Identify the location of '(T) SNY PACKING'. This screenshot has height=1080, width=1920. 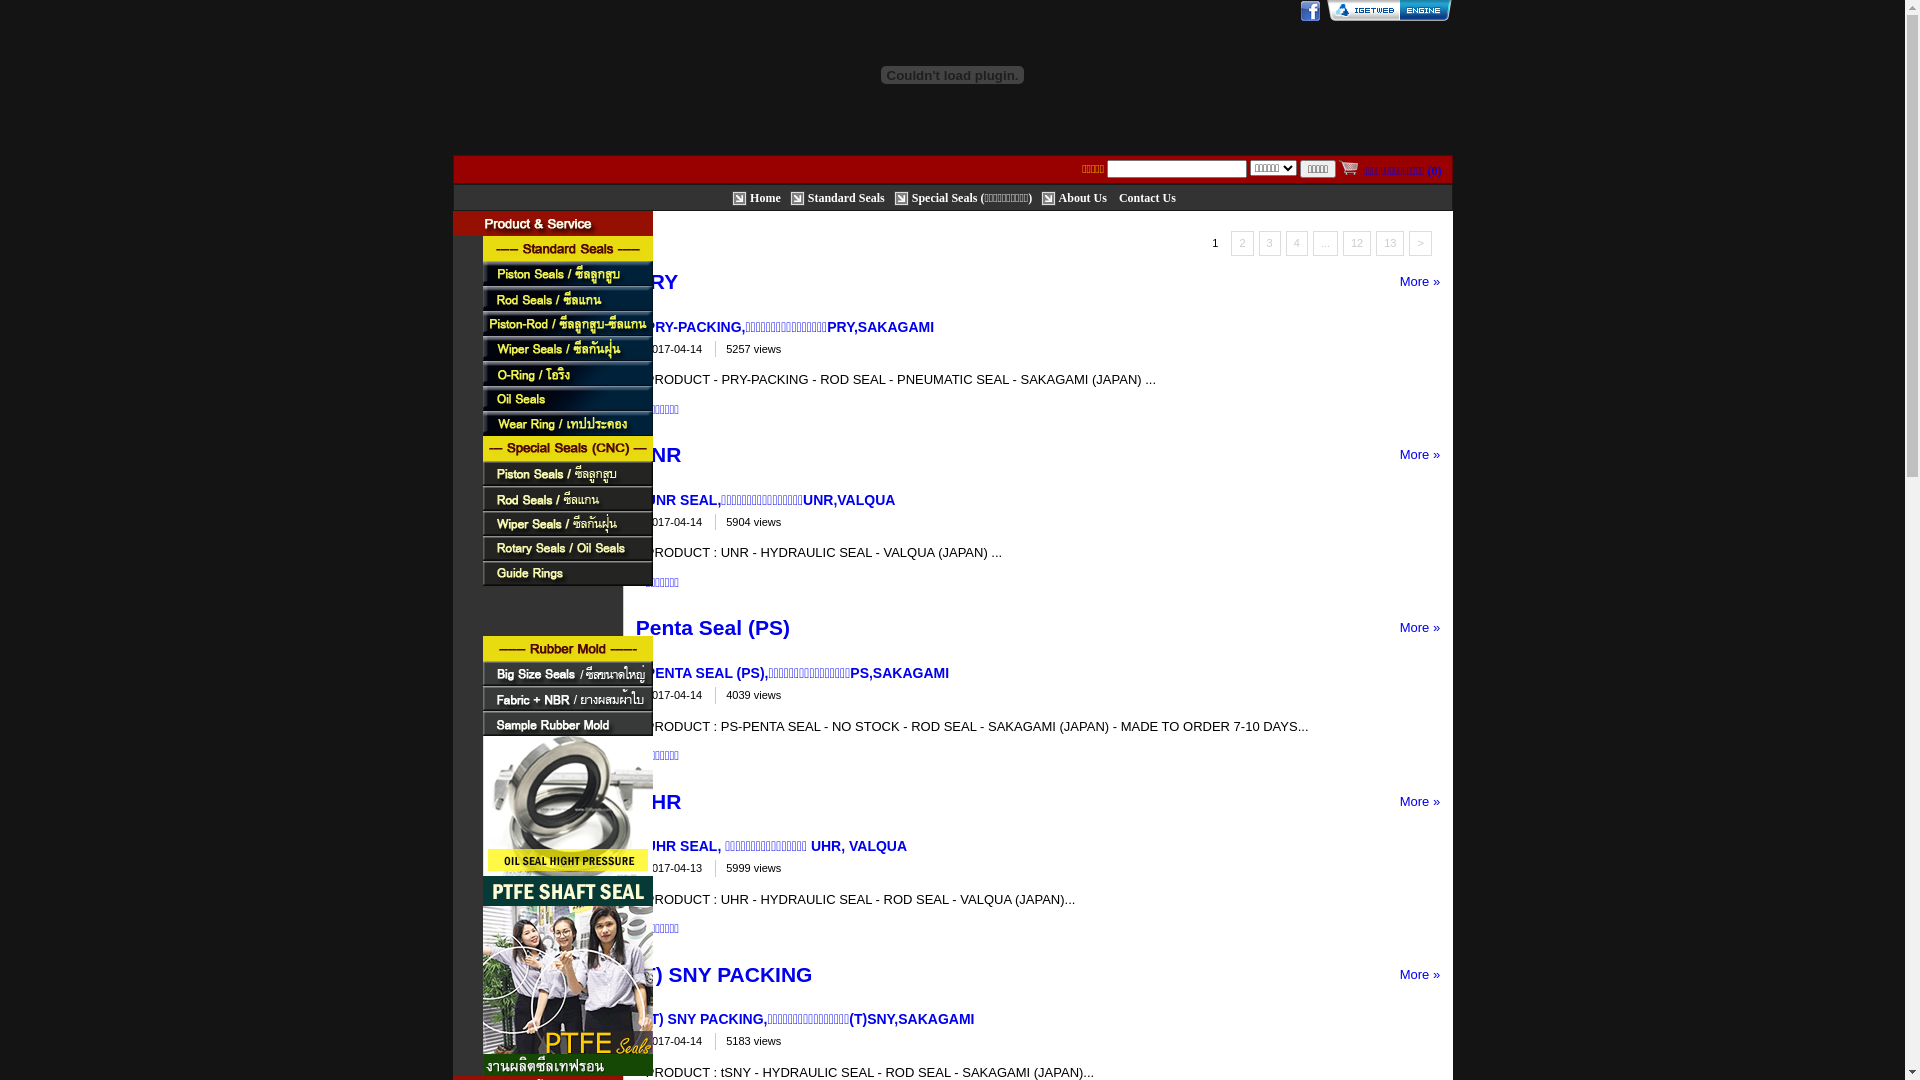
(723, 973).